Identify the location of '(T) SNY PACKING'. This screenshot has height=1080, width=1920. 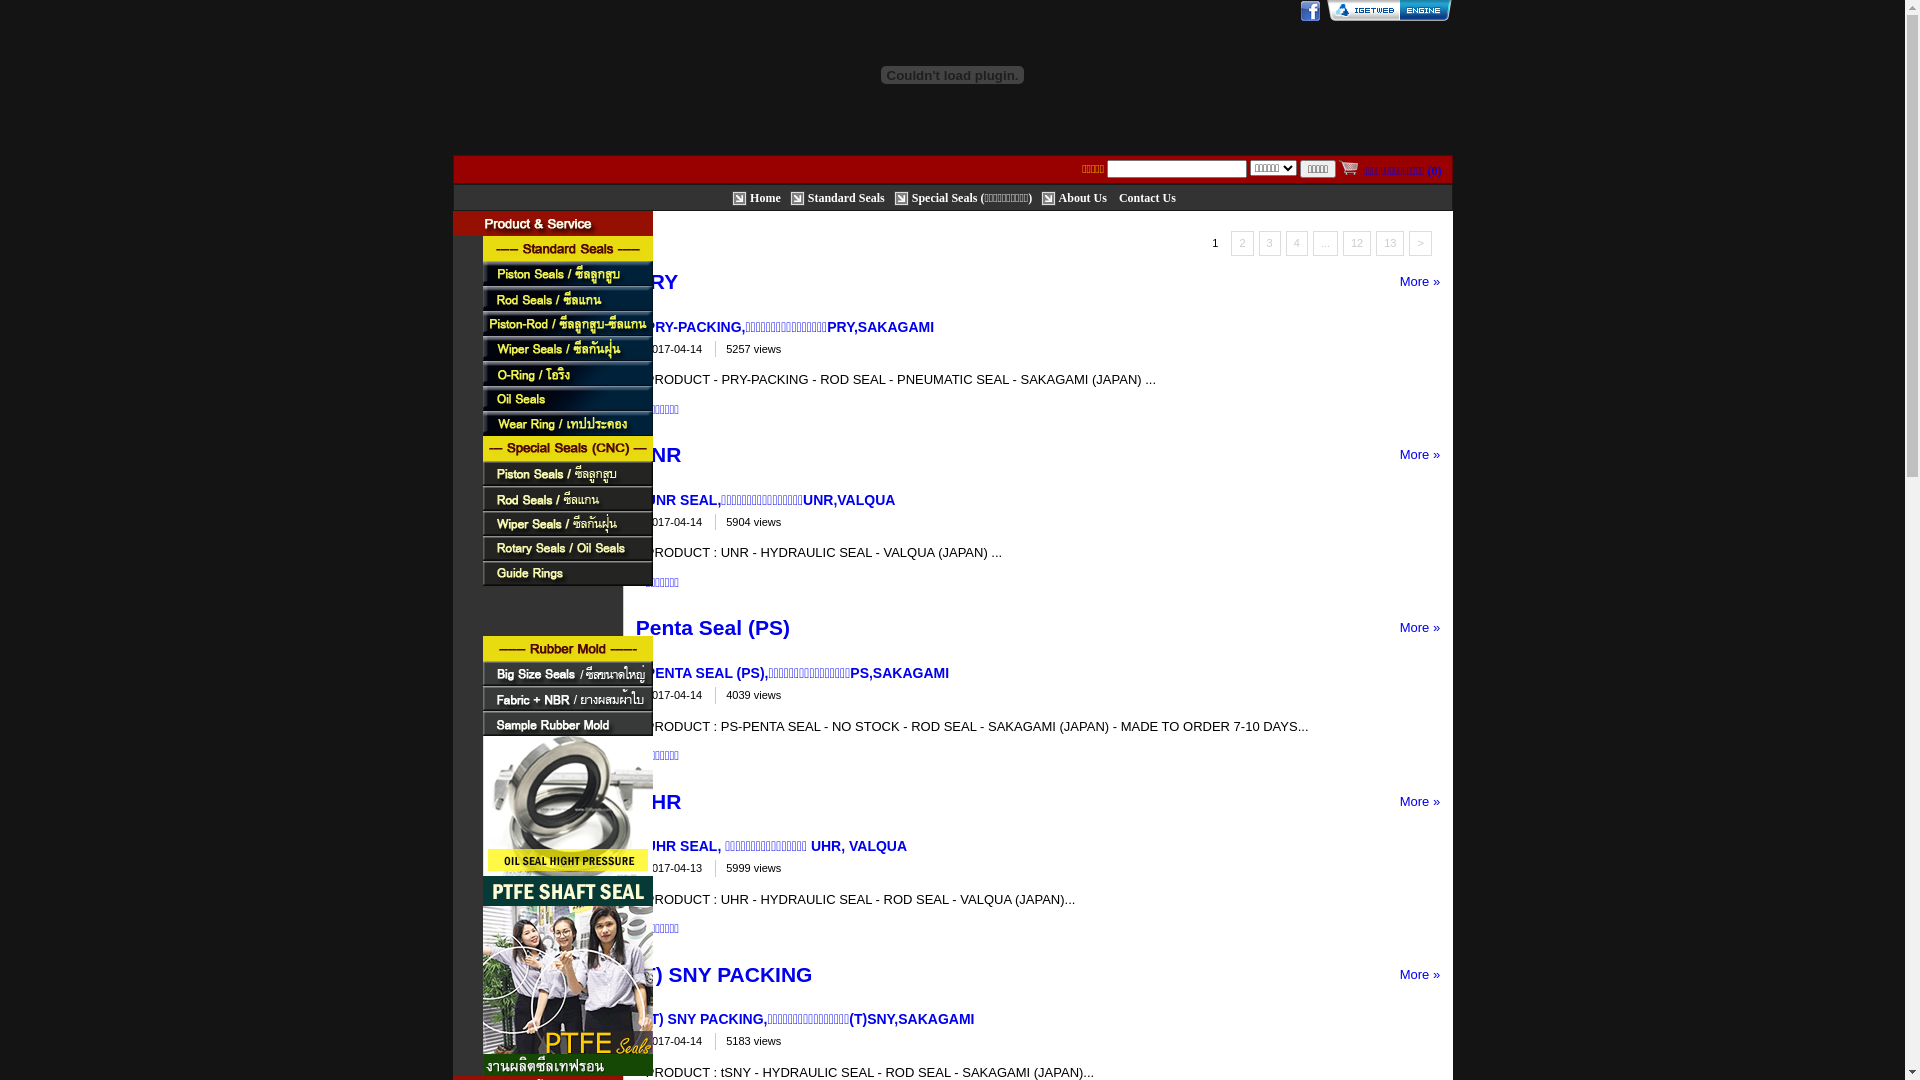
(723, 973).